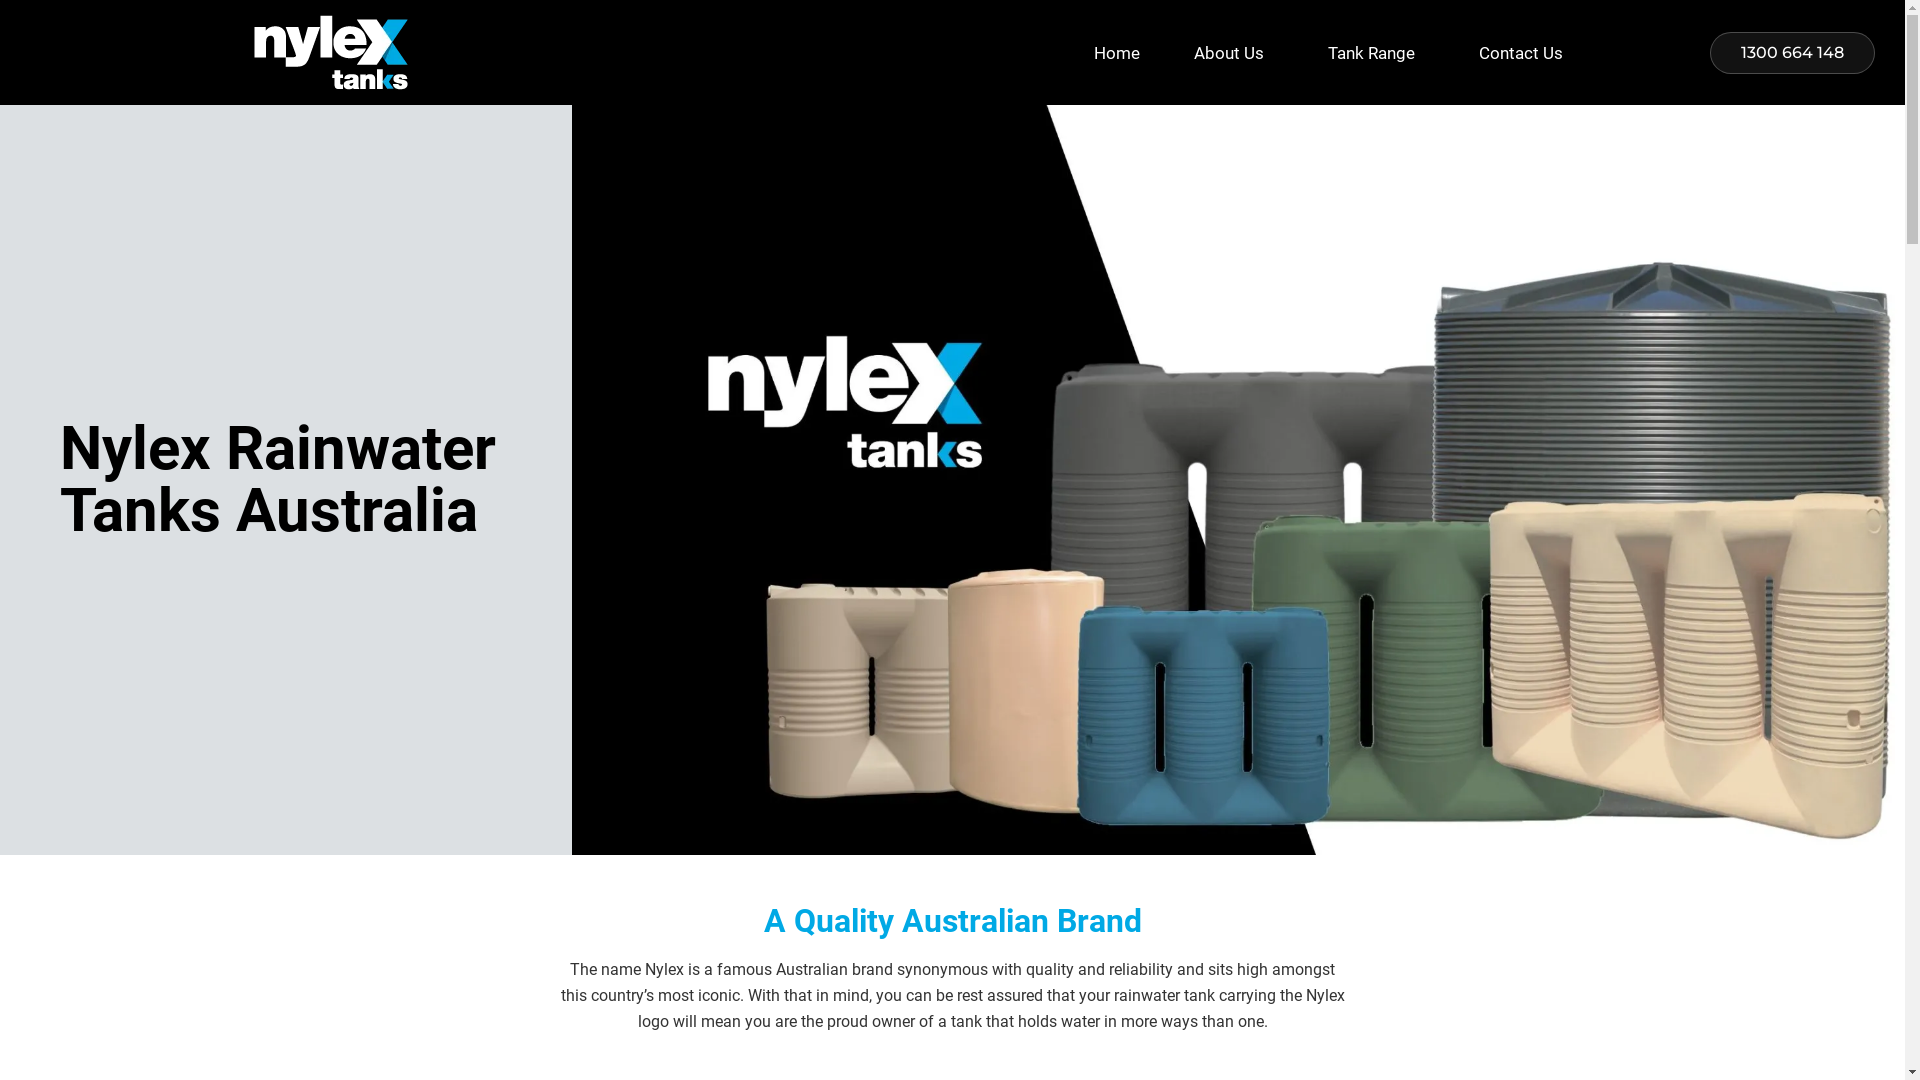  What do you see at coordinates (1300, 52) in the screenshot?
I see `'Tank Range'` at bounding box center [1300, 52].